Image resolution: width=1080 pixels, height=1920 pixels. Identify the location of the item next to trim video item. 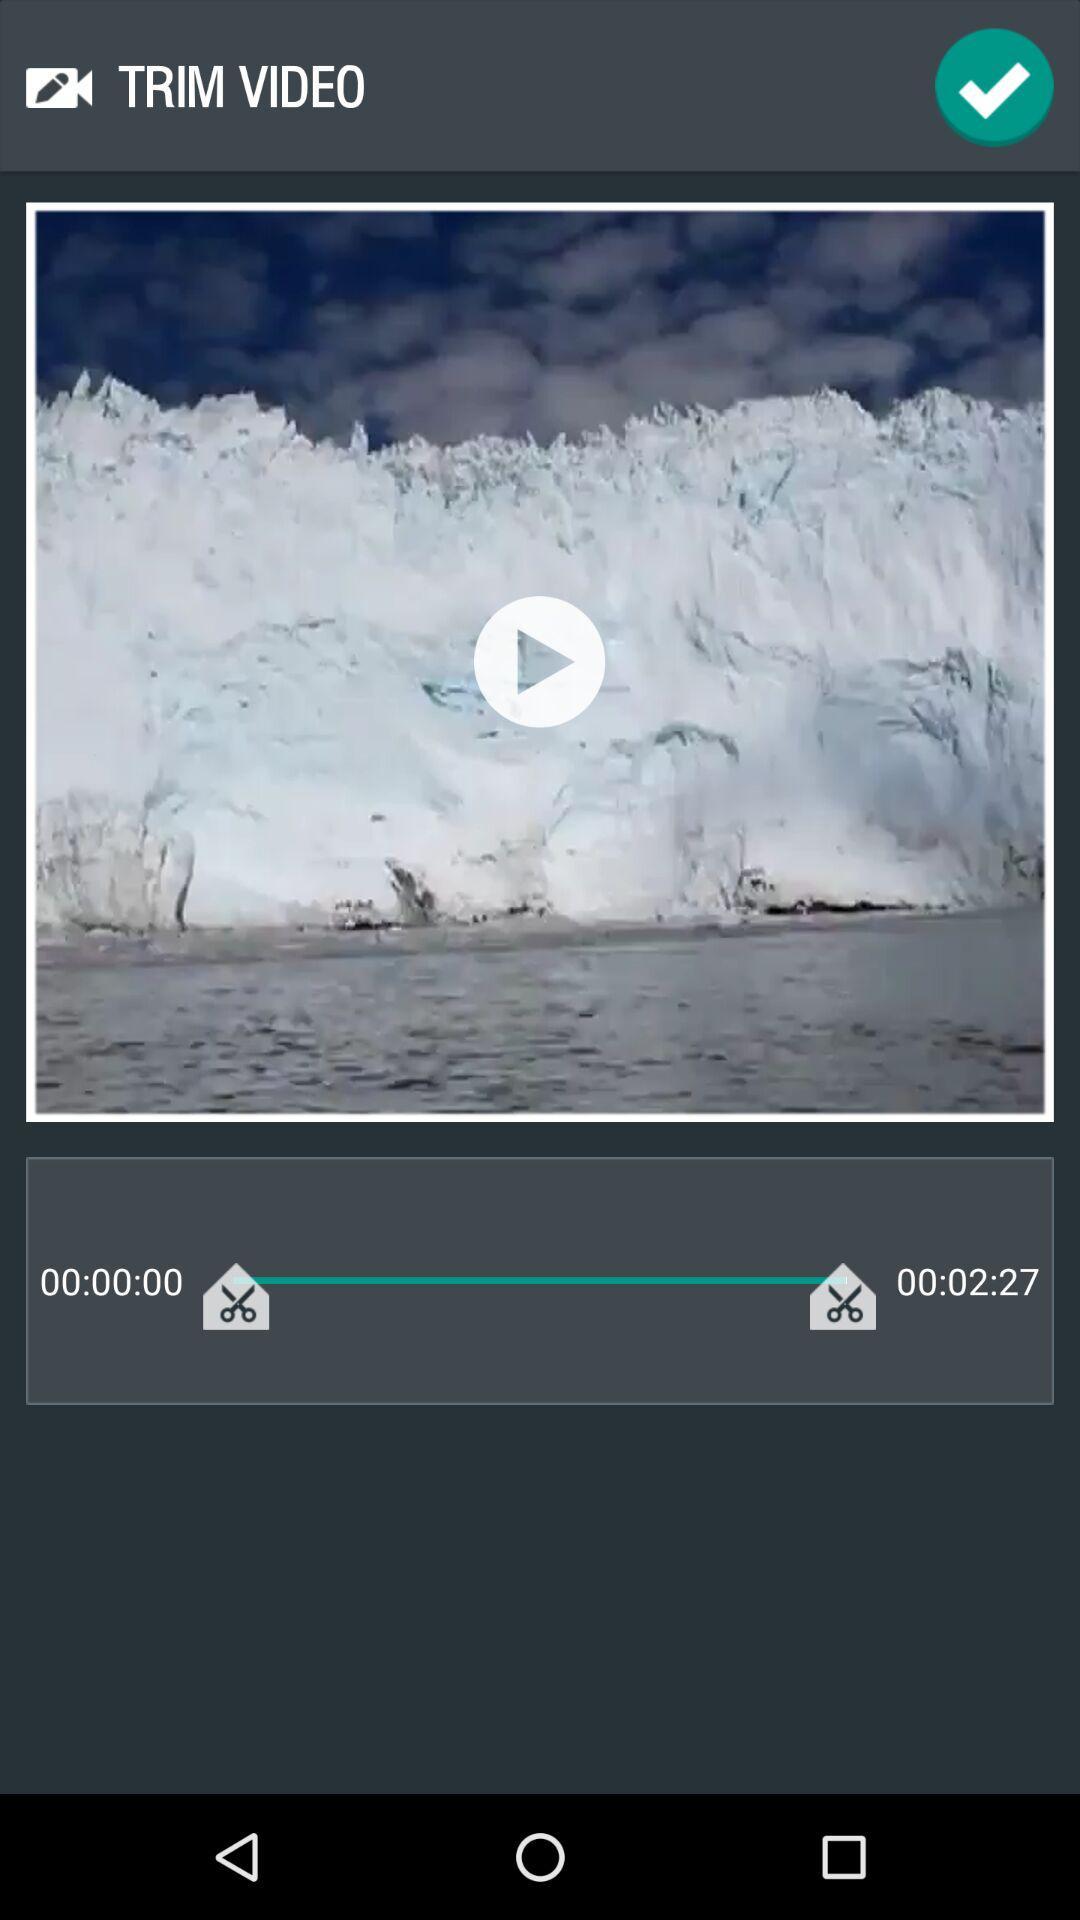
(994, 86).